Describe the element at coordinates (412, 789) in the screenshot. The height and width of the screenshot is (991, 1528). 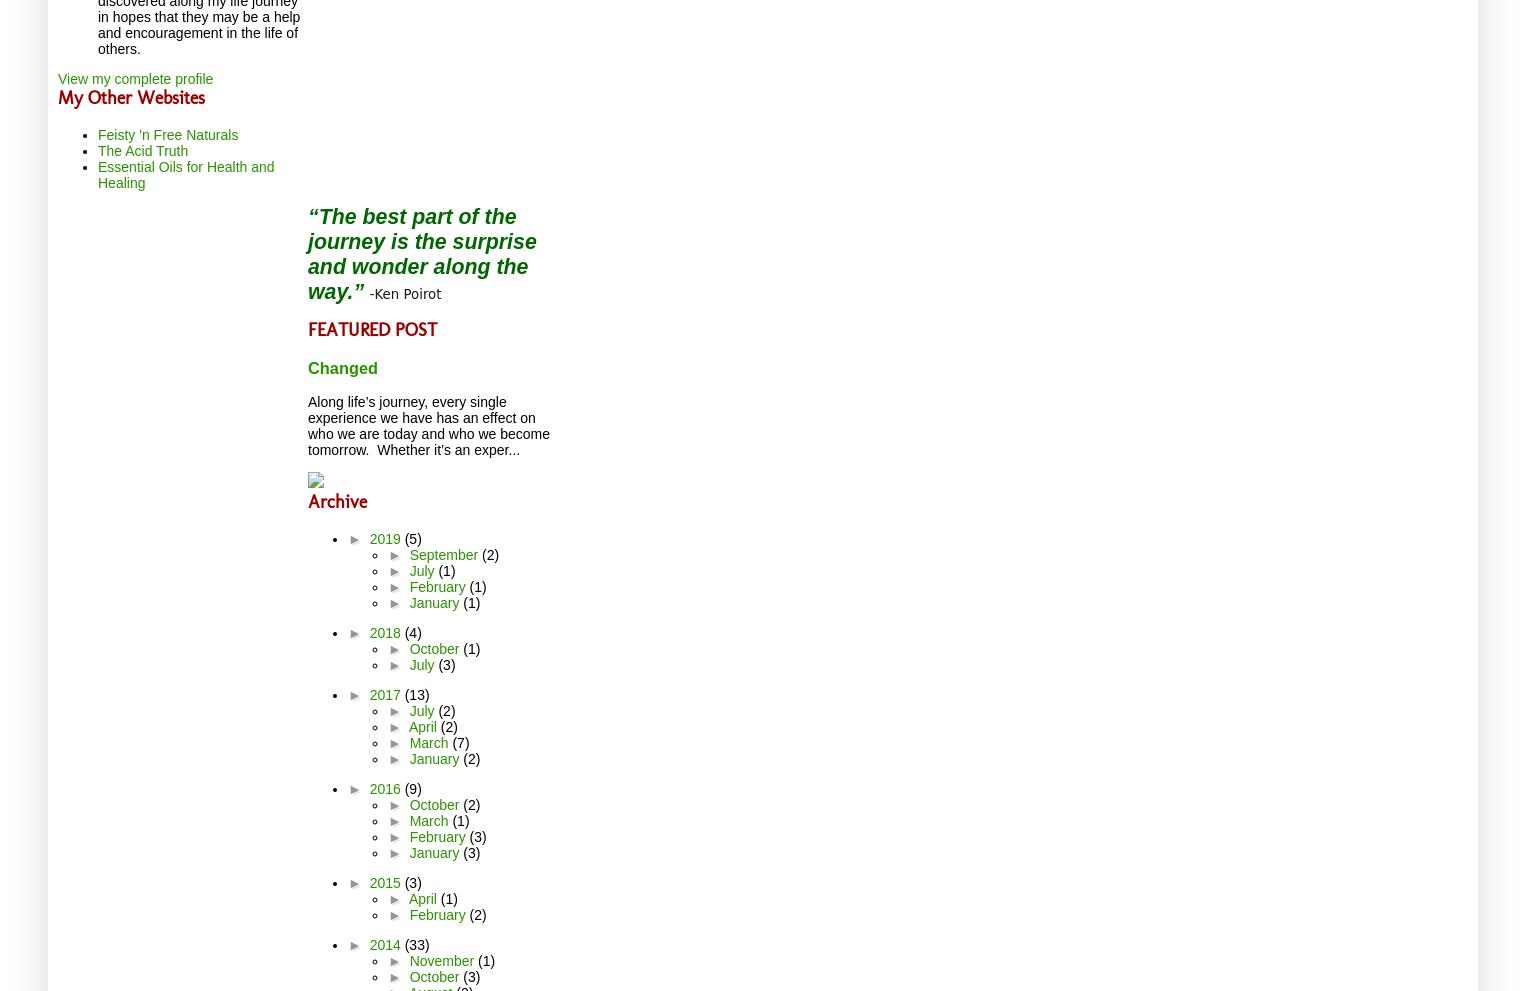
I see `'(9)'` at that location.